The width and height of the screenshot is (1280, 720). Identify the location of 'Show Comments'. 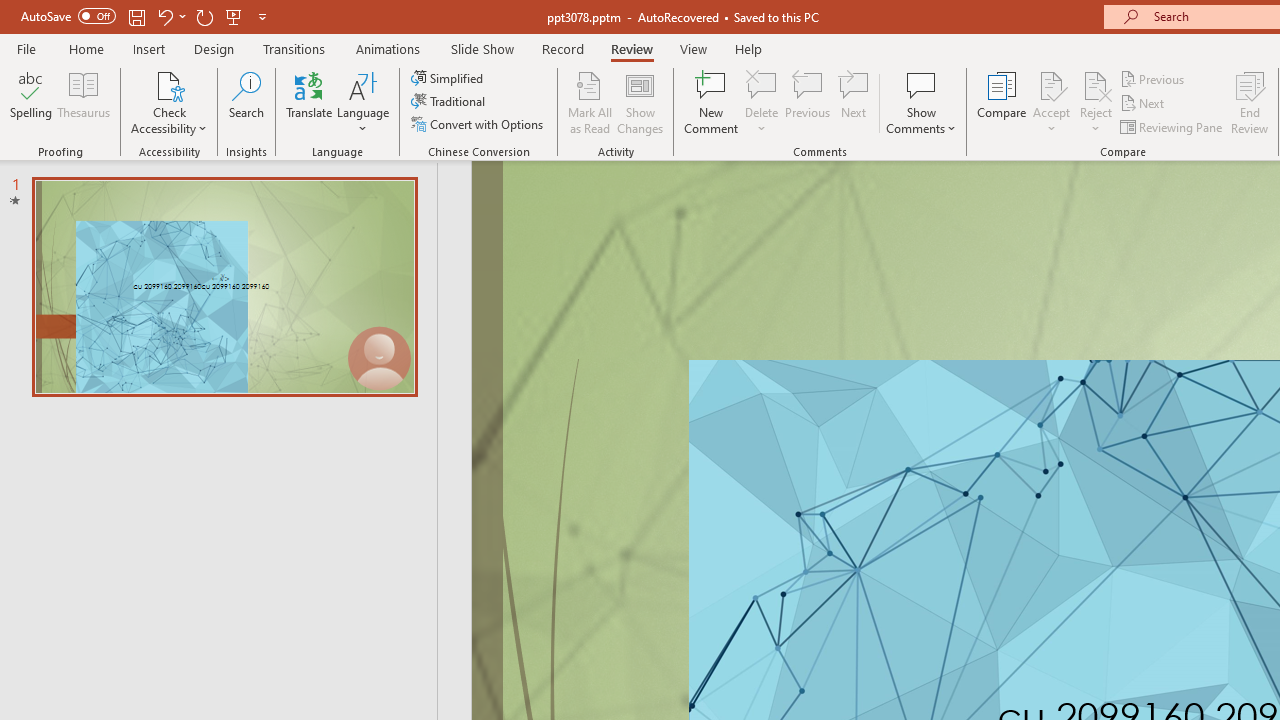
(920, 84).